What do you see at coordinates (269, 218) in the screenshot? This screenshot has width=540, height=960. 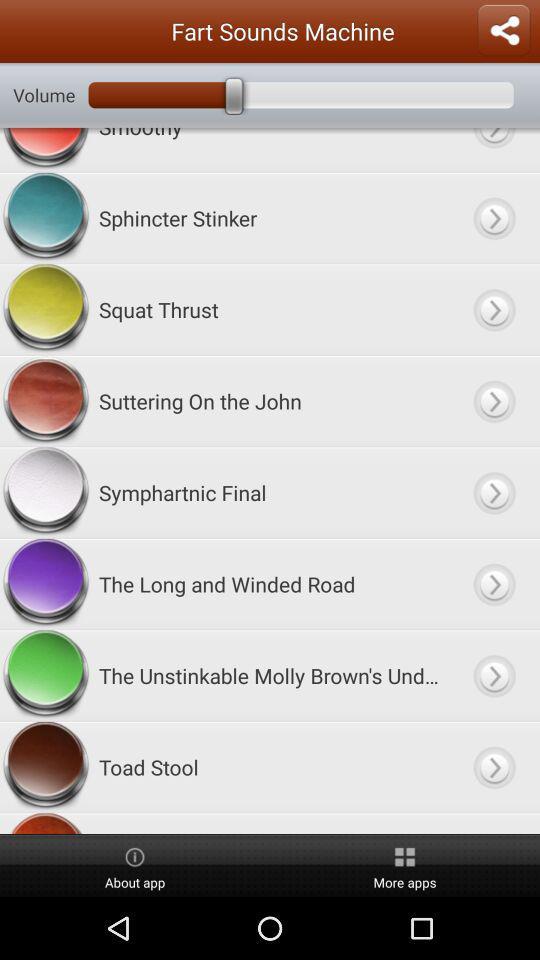 I see `sphincter stinker` at bounding box center [269, 218].